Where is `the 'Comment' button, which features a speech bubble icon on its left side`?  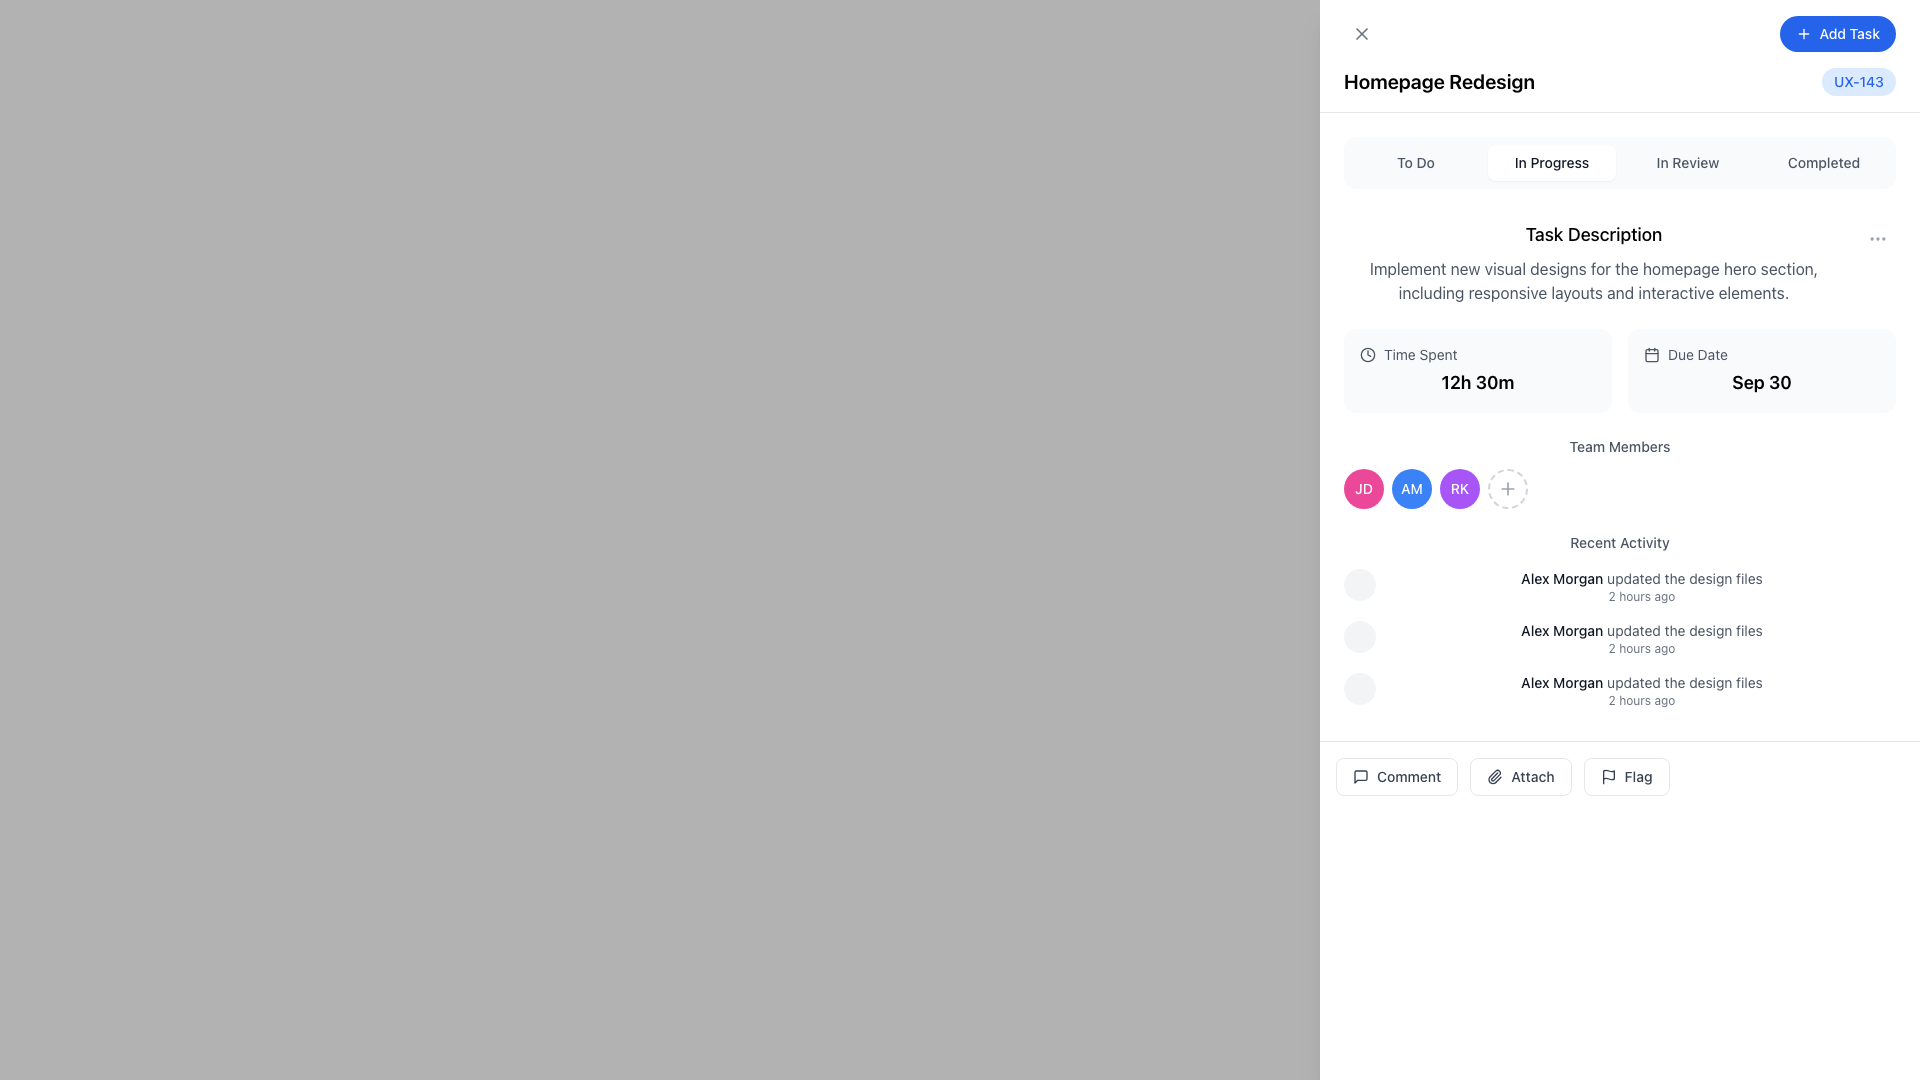
the 'Comment' button, which features a speech bubble icon on its left side is located at coordinates (1360, 775).